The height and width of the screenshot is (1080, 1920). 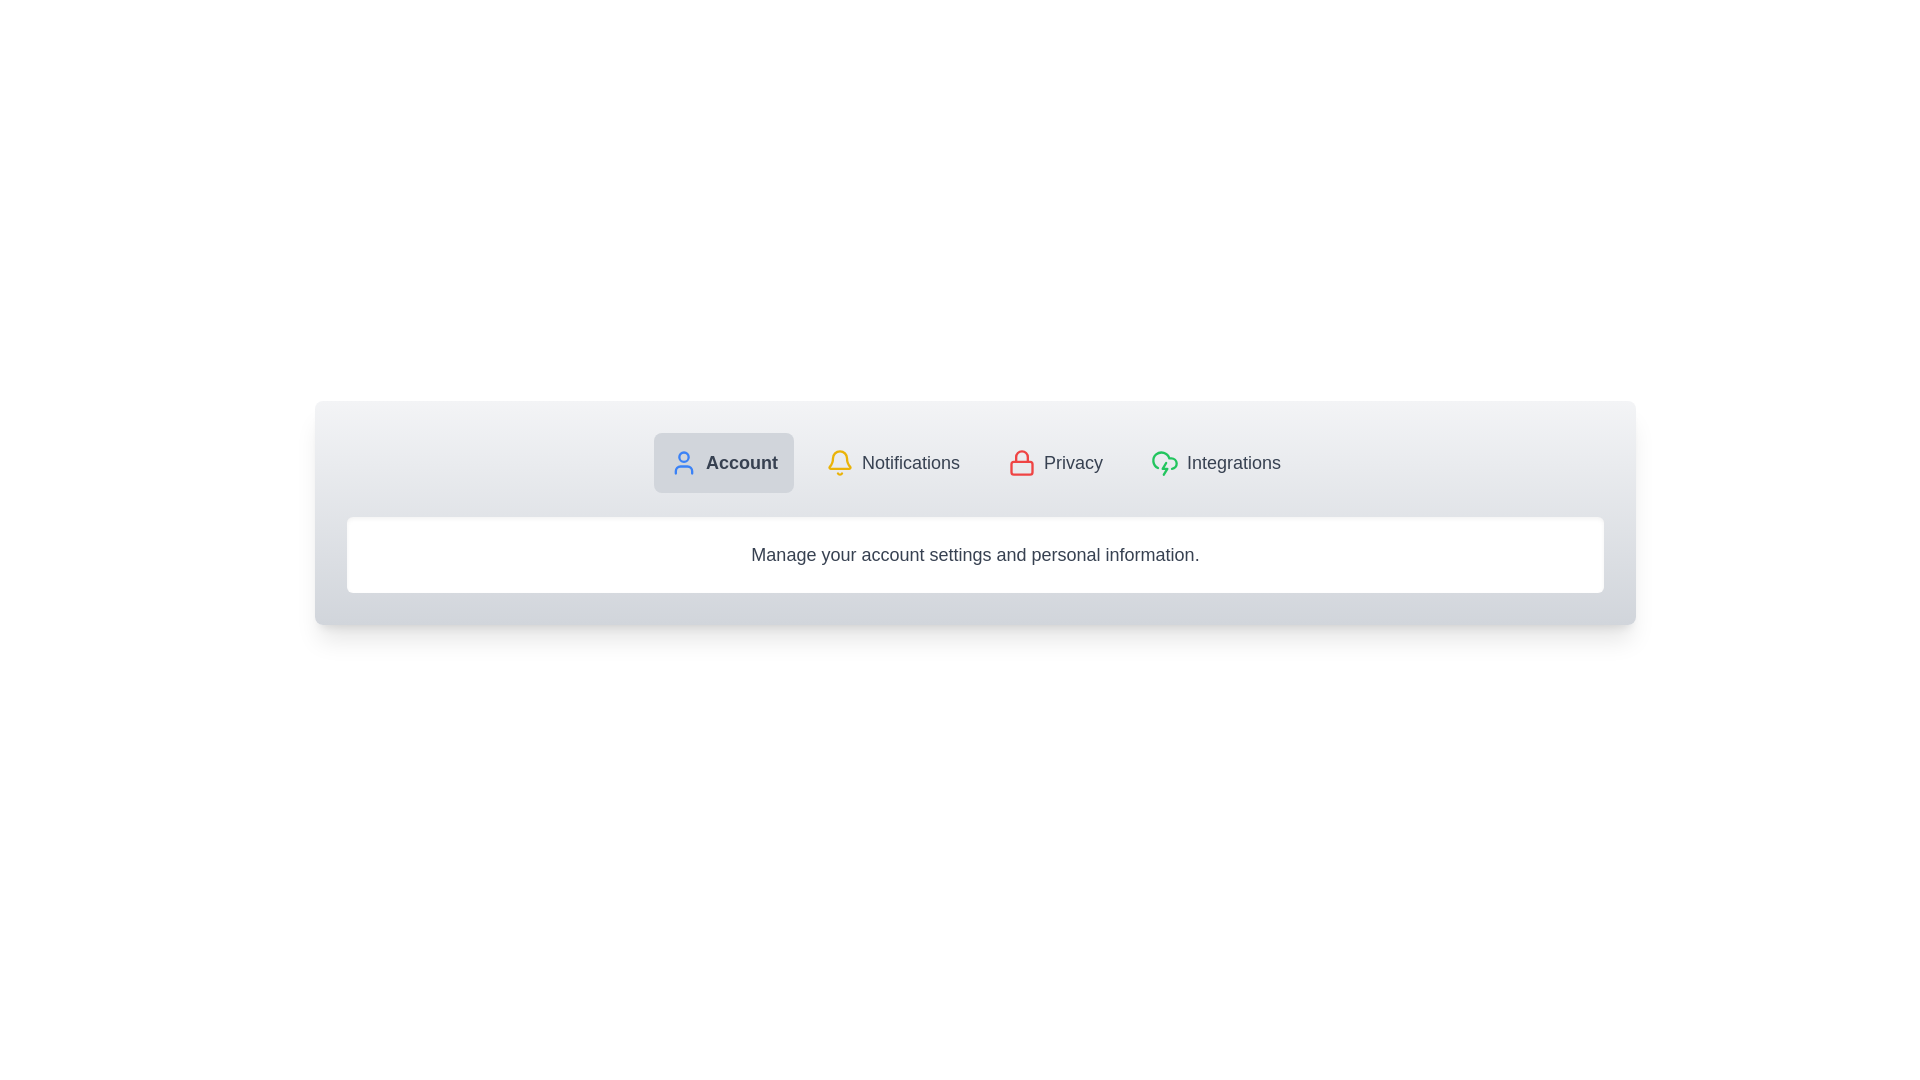 I want to click on the 'Integrations' button, which is the fourth button in the navigation bar, featuring a green cloud icon with a lightning bolt and bold text, so click(x=1214, y=462).